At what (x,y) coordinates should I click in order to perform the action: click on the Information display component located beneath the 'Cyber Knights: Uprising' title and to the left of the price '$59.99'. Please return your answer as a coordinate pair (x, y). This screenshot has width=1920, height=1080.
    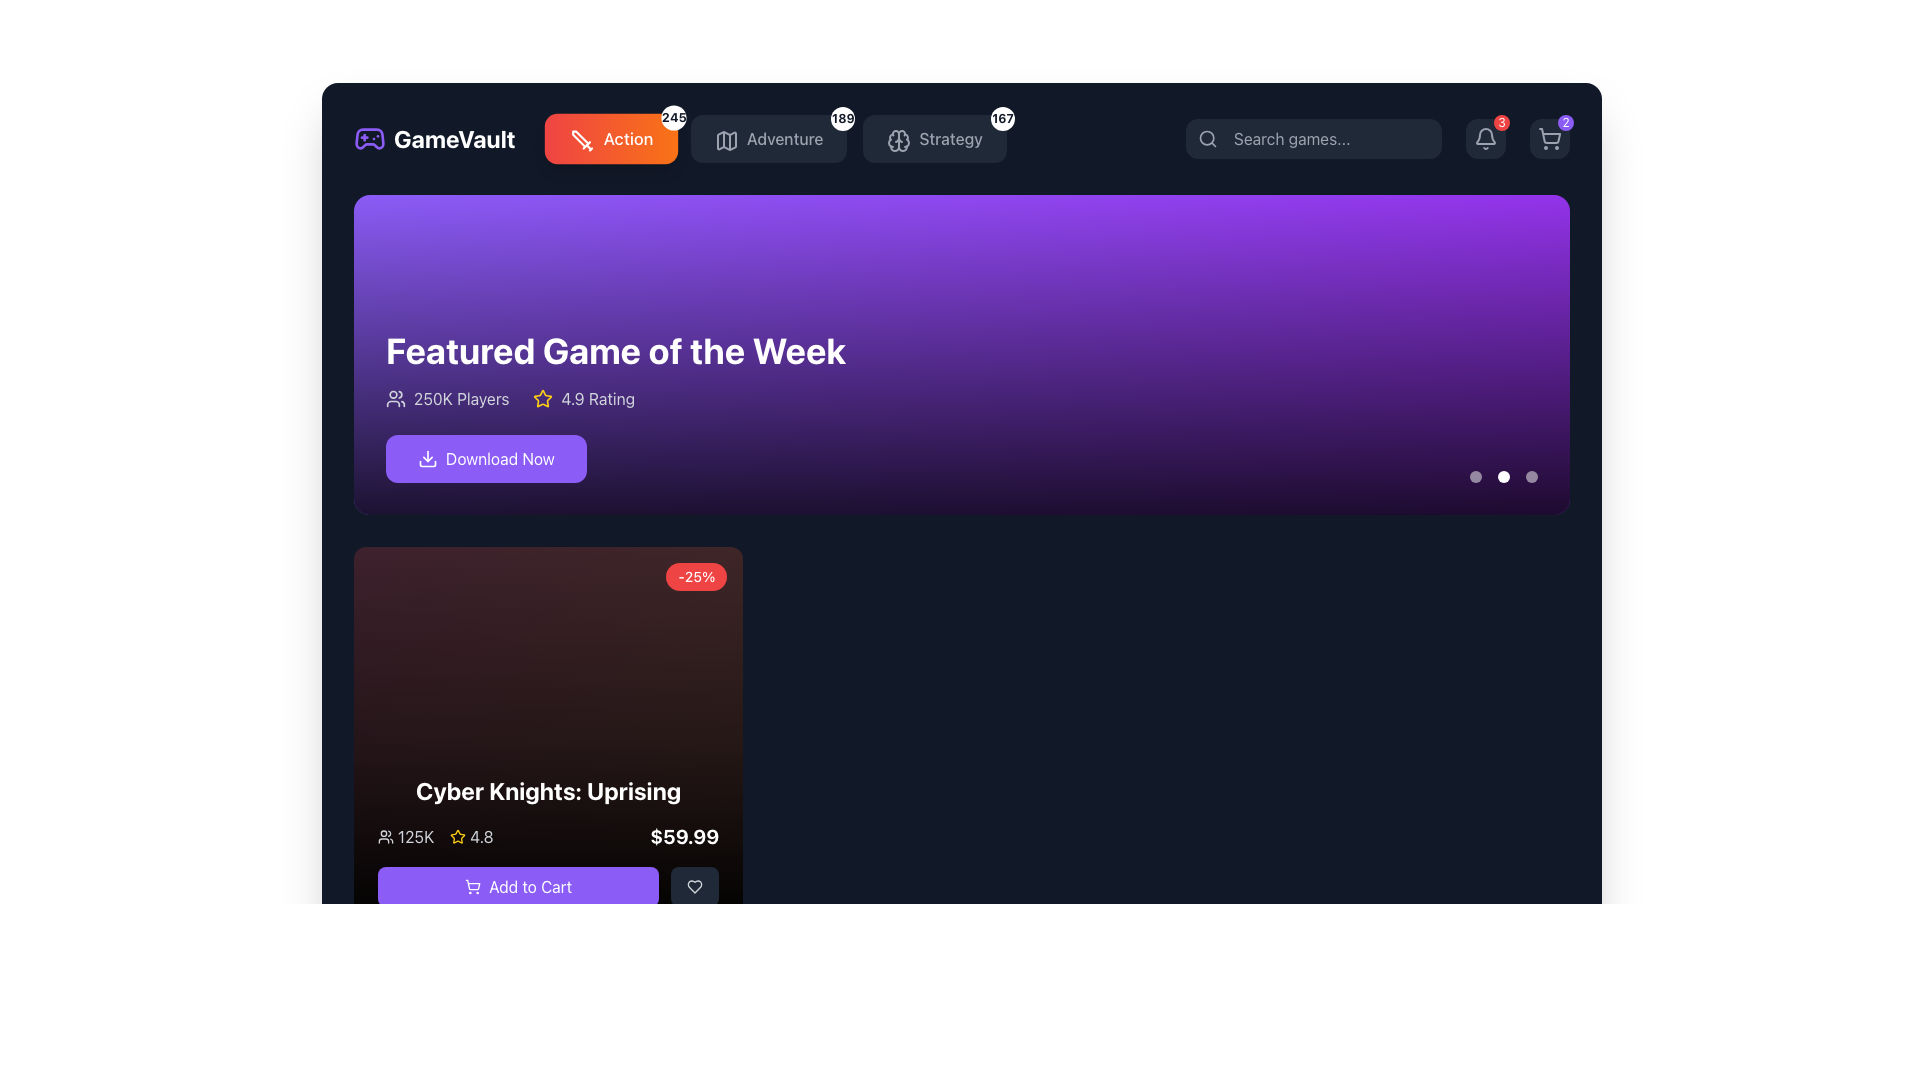
    Looking at the image, I should click on (434, 837).